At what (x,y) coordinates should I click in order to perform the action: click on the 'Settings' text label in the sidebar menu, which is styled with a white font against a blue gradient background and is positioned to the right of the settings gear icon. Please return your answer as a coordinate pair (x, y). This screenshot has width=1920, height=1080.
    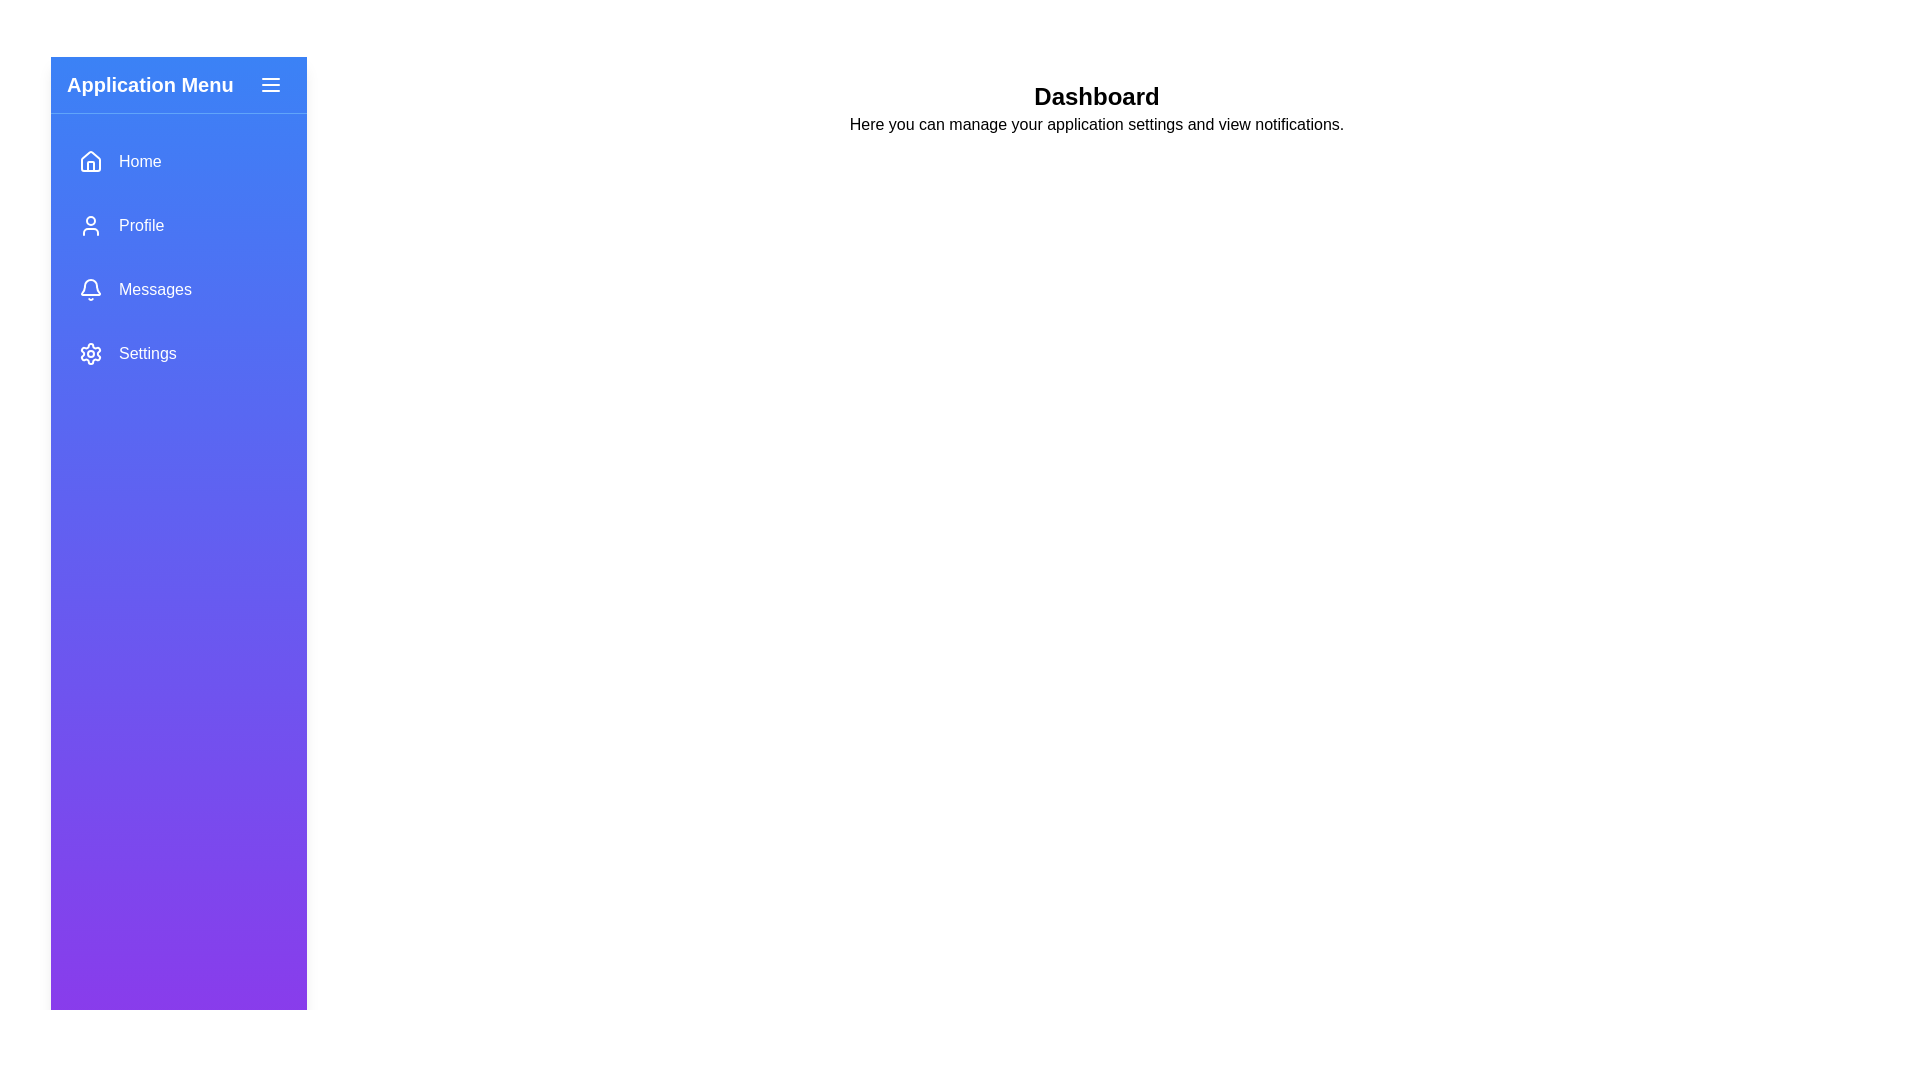
    Looking at the image, I should click on (146, 353).